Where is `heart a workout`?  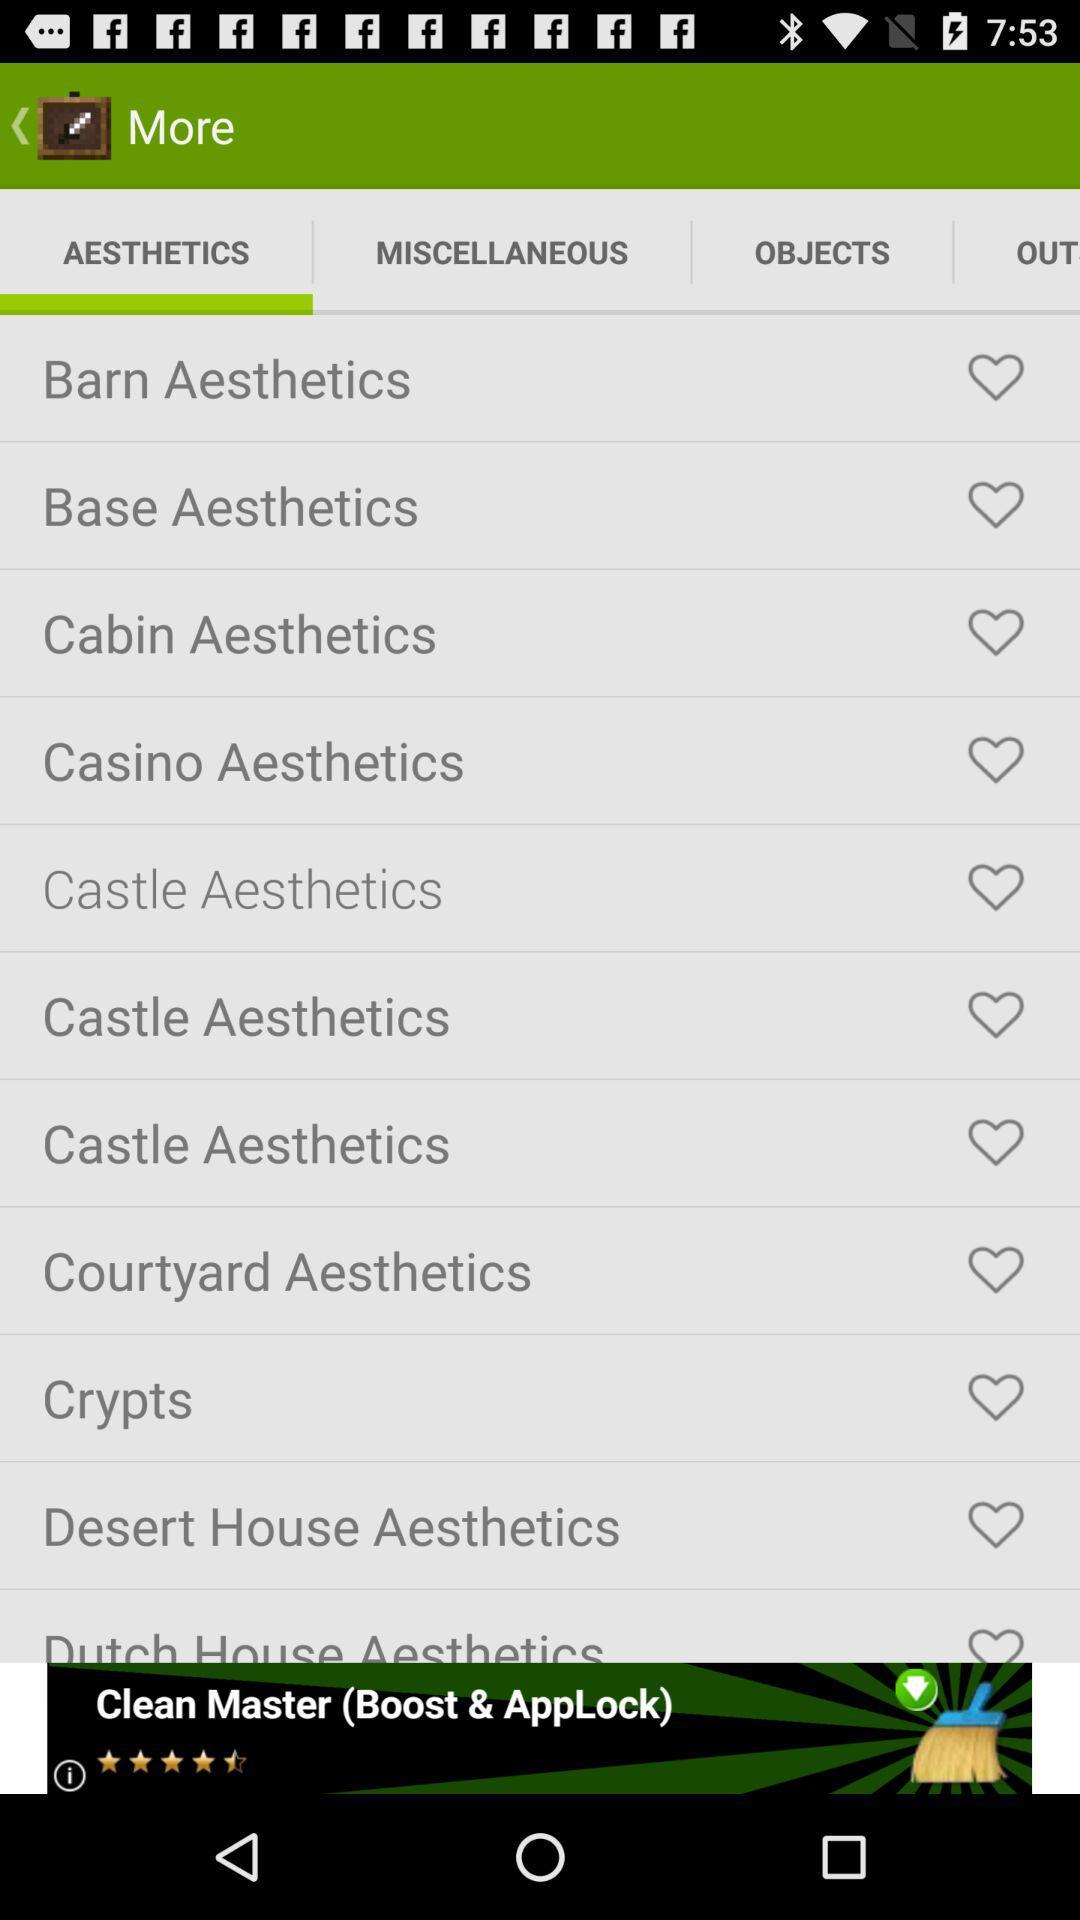 heart a workout is located at coordinates (995, 505).